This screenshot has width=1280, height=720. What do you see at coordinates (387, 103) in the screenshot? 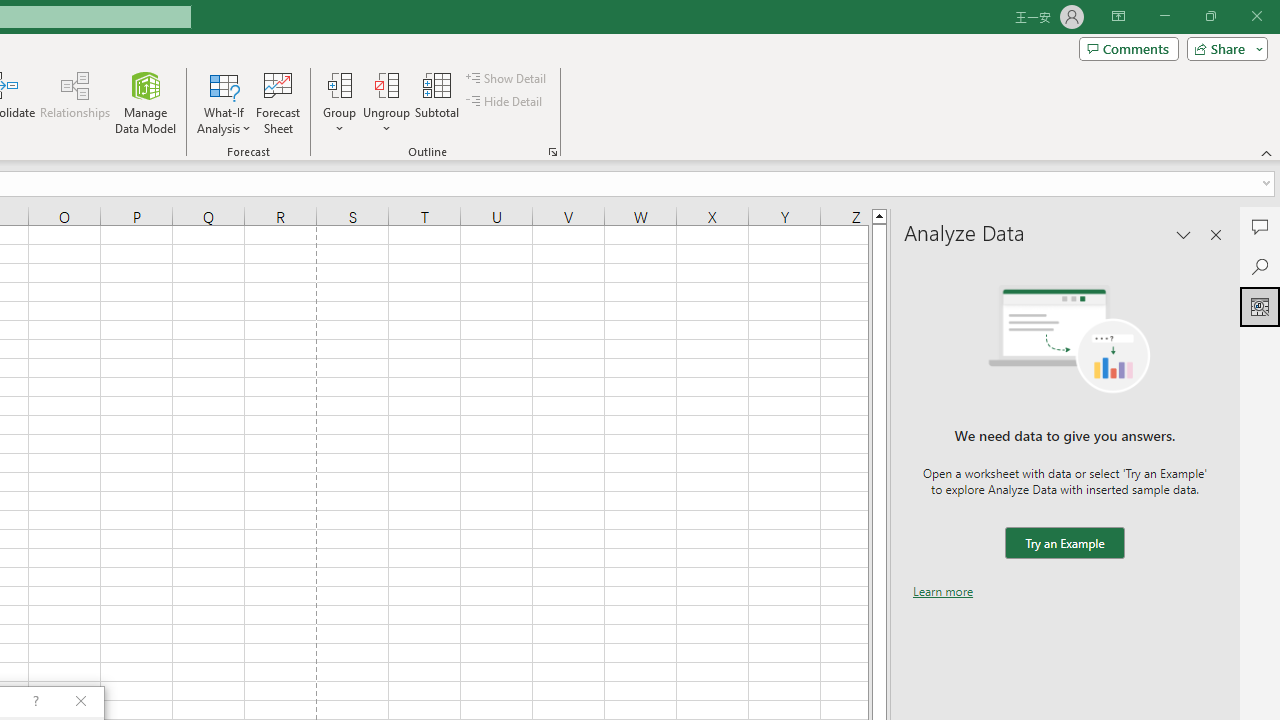
I see `'Ungroup...'` at bounding box center [387, 103].